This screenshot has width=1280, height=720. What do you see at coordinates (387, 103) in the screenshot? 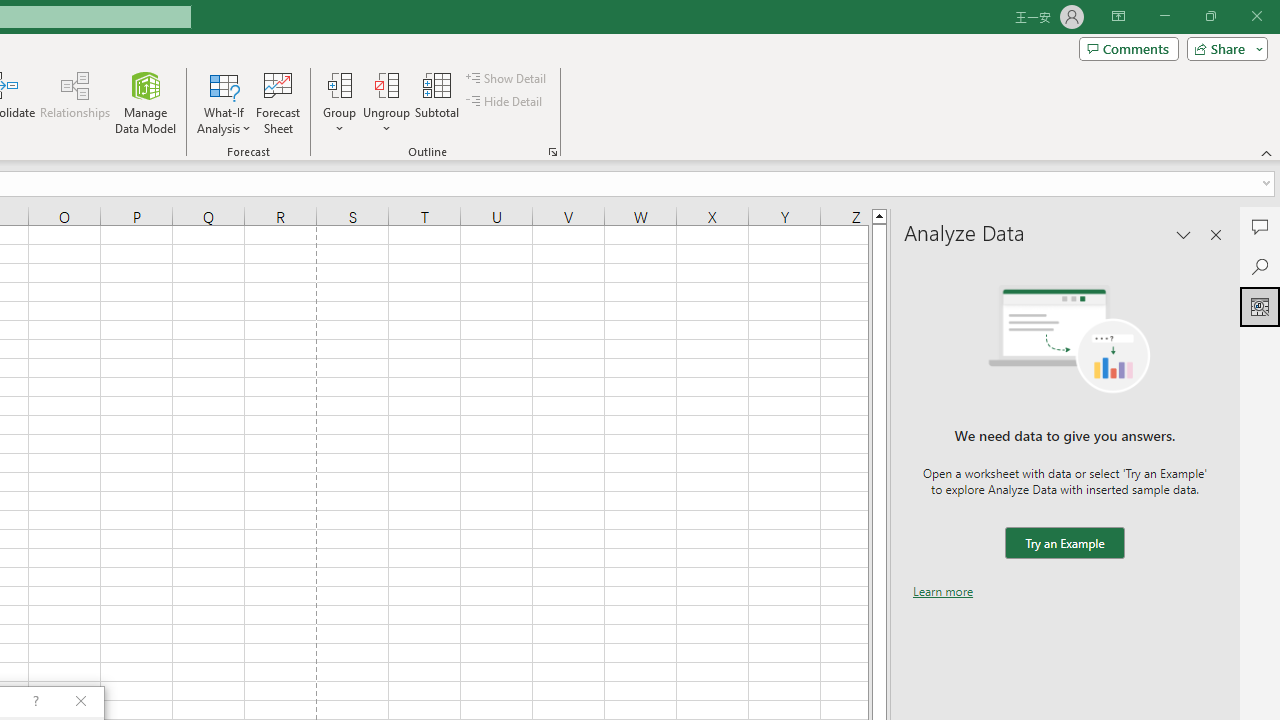
I see `'Ungroup...'` at bounding box center [387, 103].